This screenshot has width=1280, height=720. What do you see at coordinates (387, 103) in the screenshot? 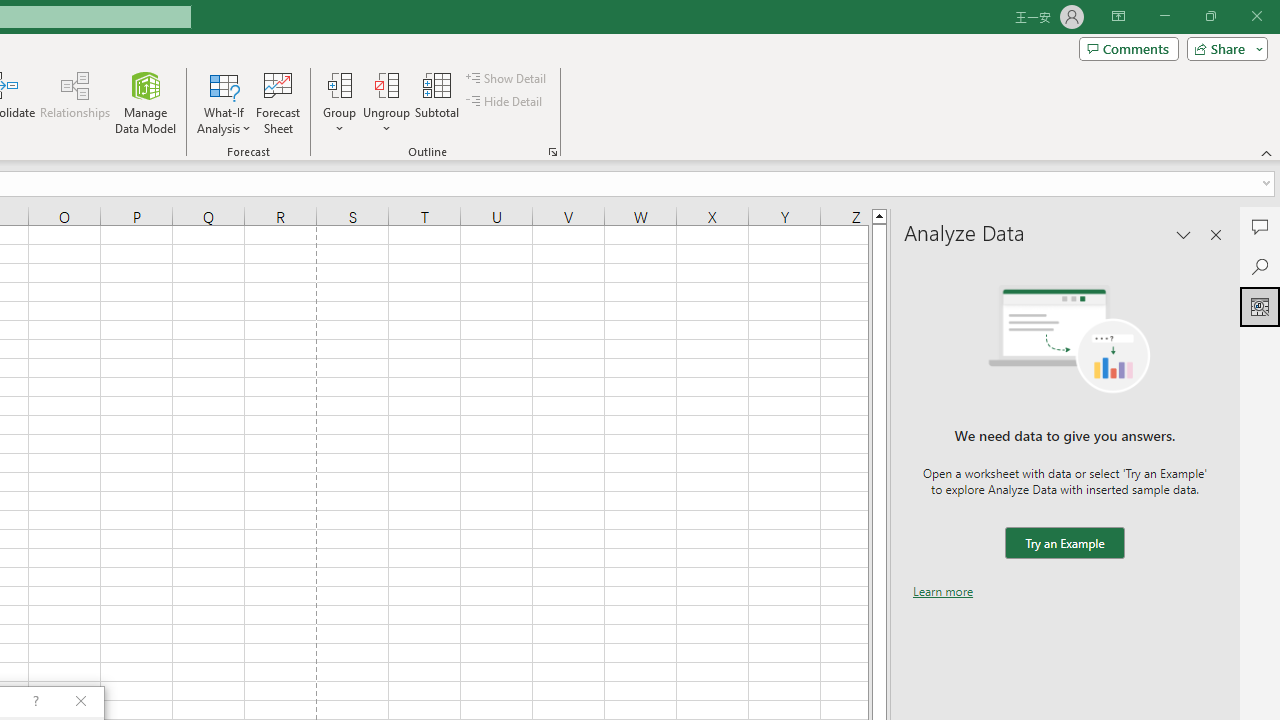
I see `'Ungroup...'` at bounding box center [387, 103].